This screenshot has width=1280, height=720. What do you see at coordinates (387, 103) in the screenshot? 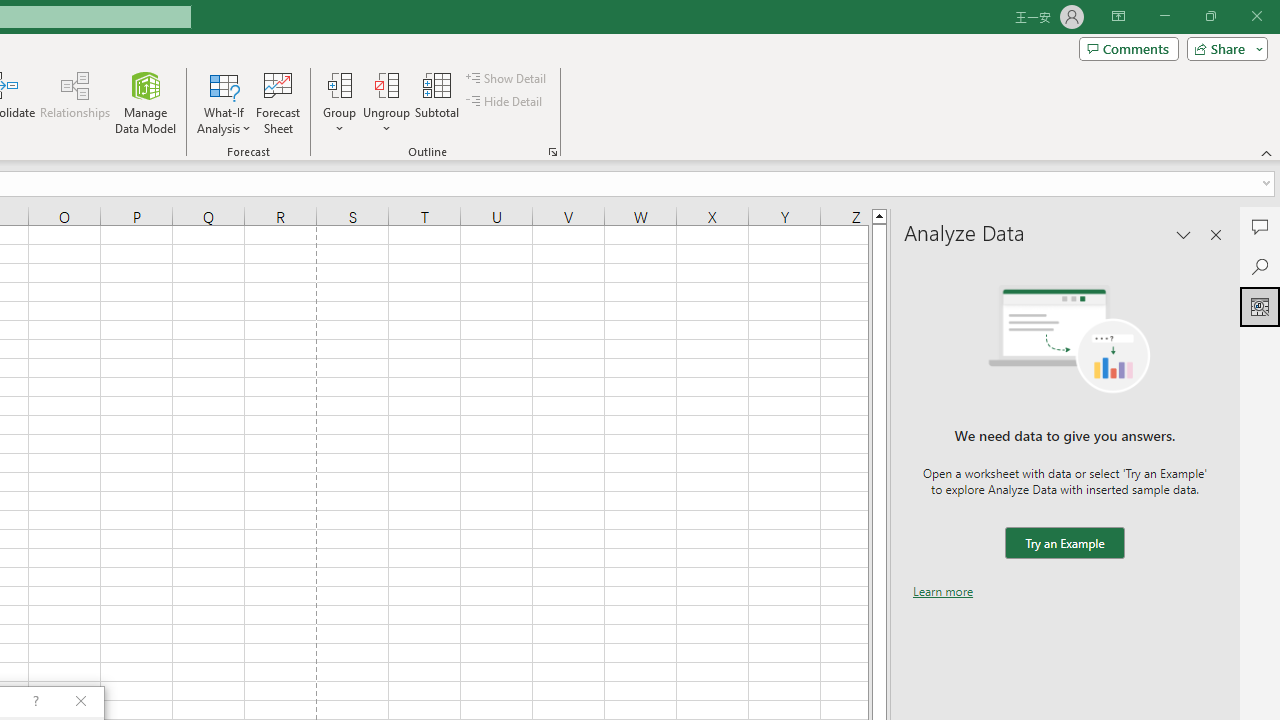
I see `'Ungroup...'` at bounding box center [387, 103].